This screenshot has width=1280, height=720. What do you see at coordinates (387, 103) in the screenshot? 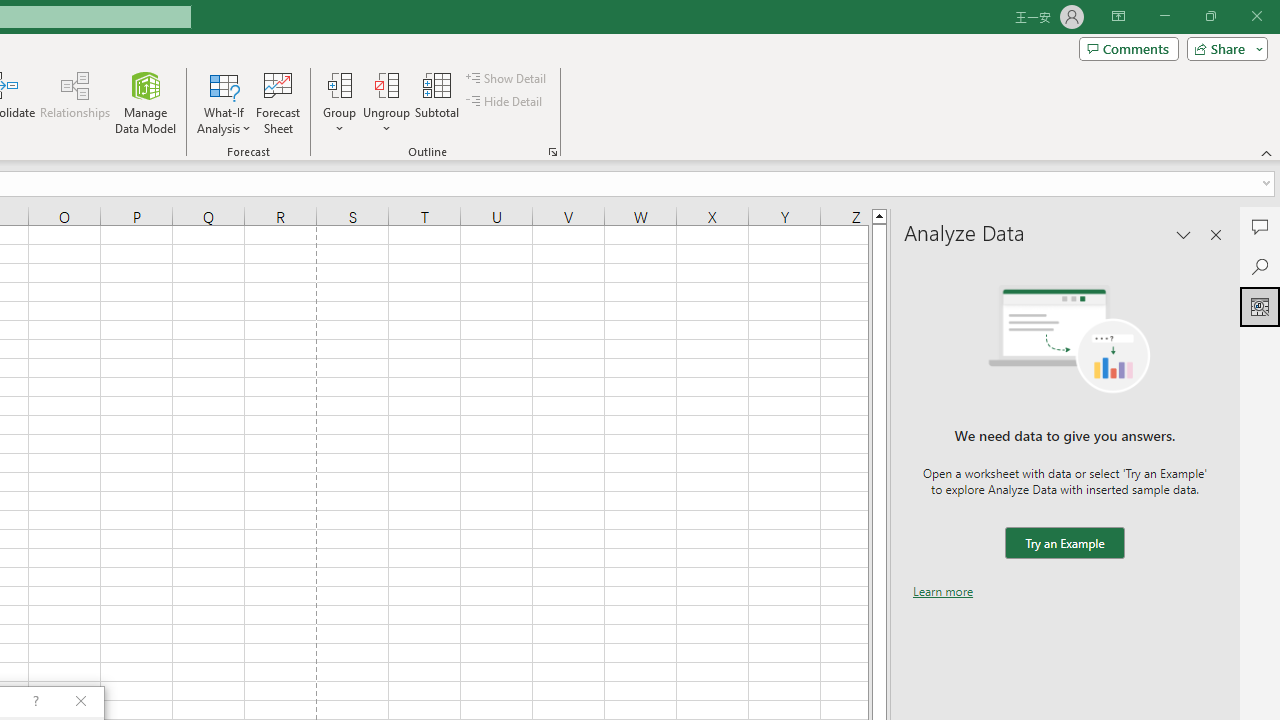
I see `'Ungroup...'` at bounding box center [387, 103].